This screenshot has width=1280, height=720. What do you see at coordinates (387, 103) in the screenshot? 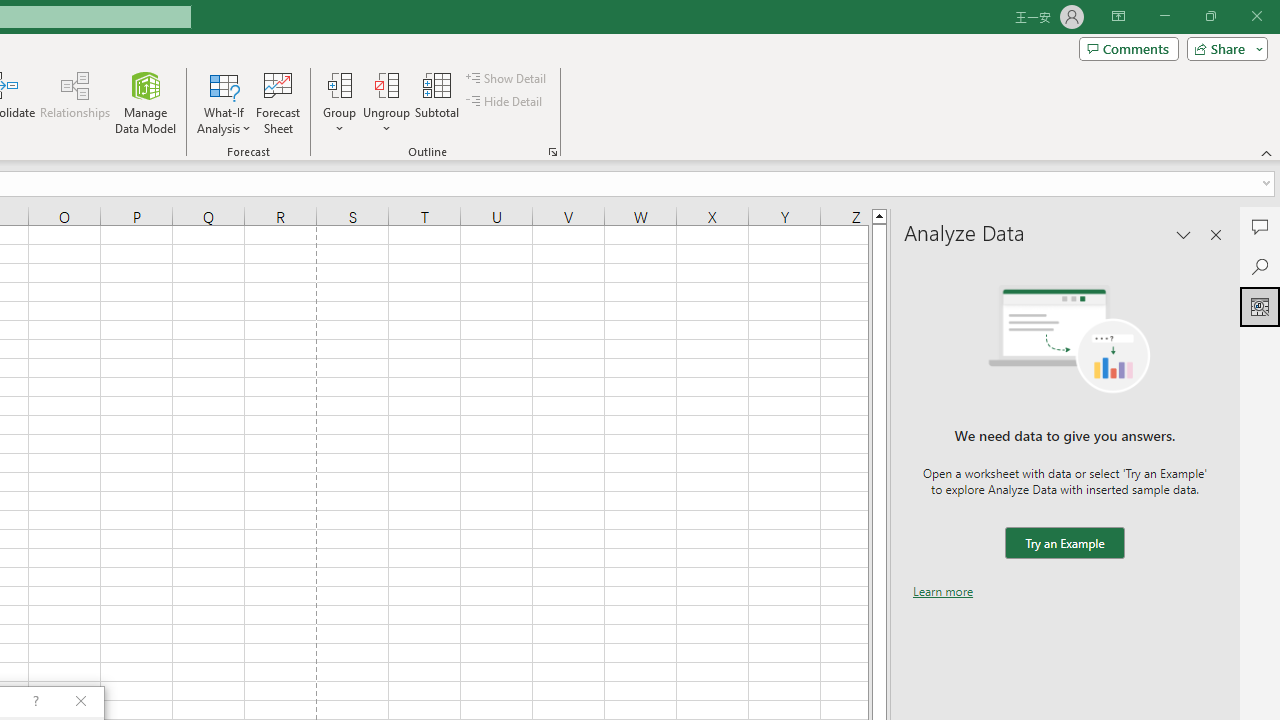
I see `'Ungroup...'` at bounding box center [387, 103].